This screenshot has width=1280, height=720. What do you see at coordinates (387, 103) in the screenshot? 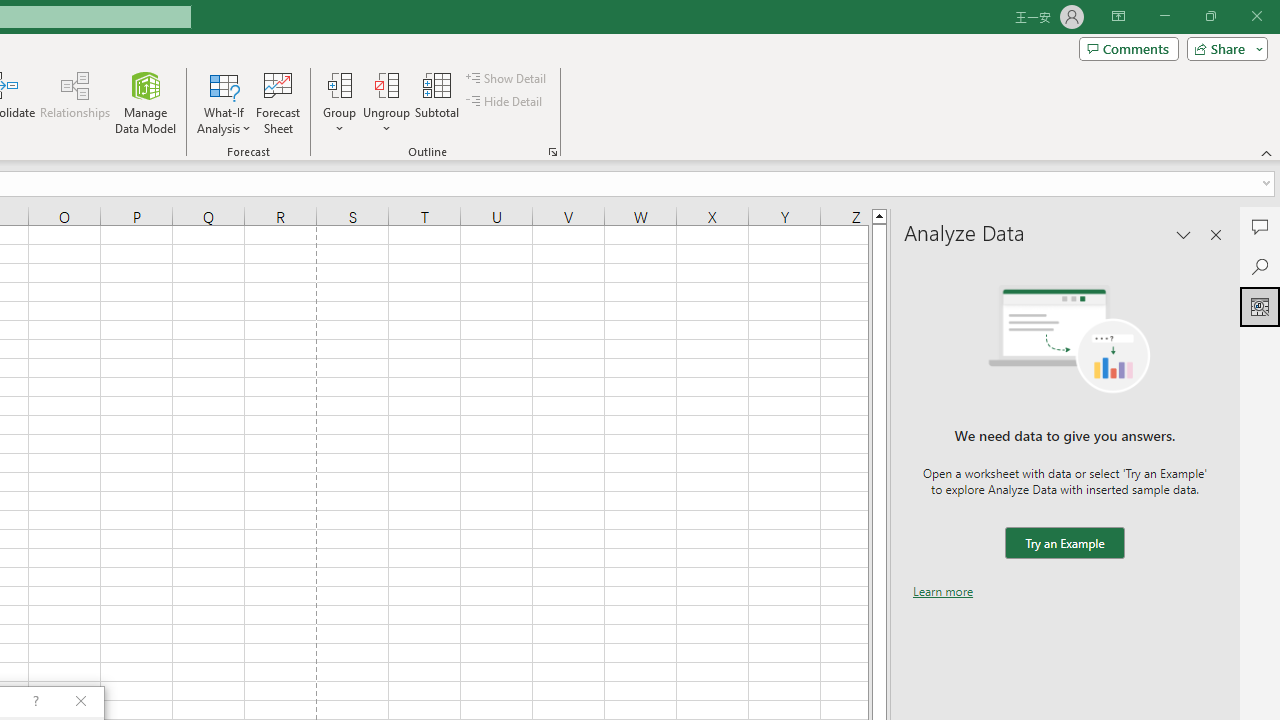
I see `'Ungroup...'` at bounding box center [387, 103].